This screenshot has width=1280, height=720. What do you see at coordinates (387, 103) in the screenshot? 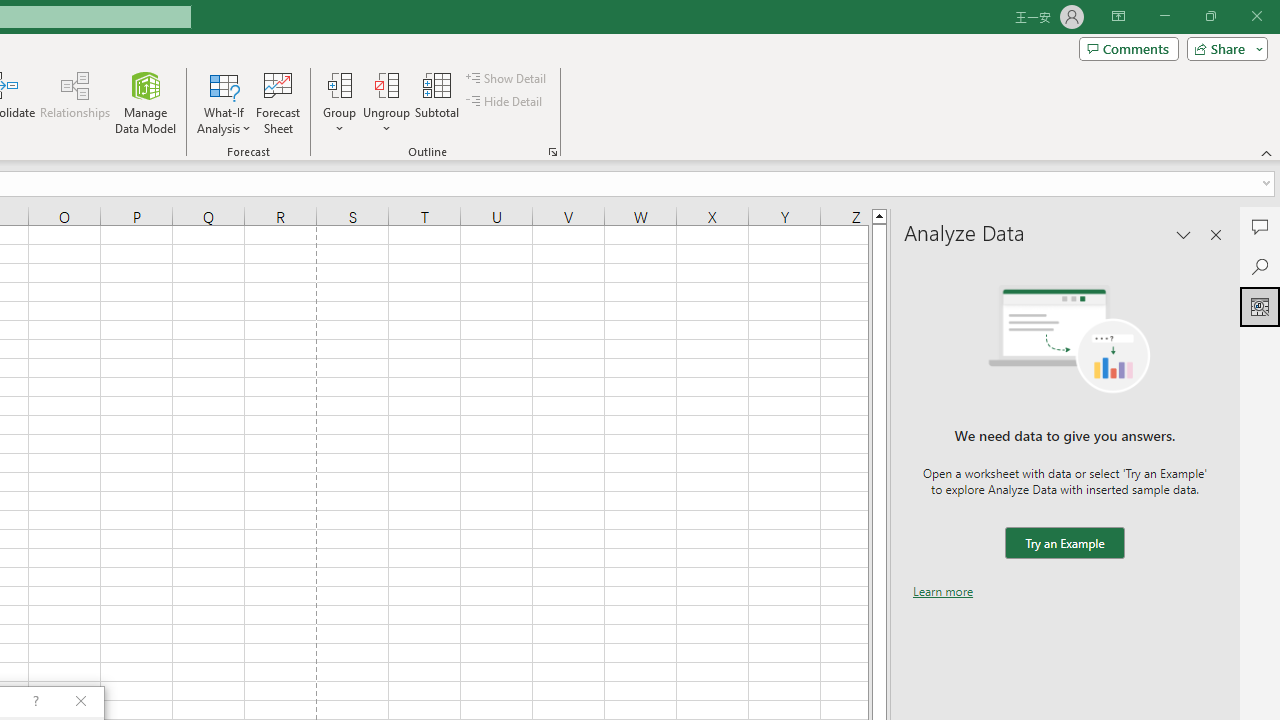
I see `'Ungroup...'` at bounding box center [387, 103].